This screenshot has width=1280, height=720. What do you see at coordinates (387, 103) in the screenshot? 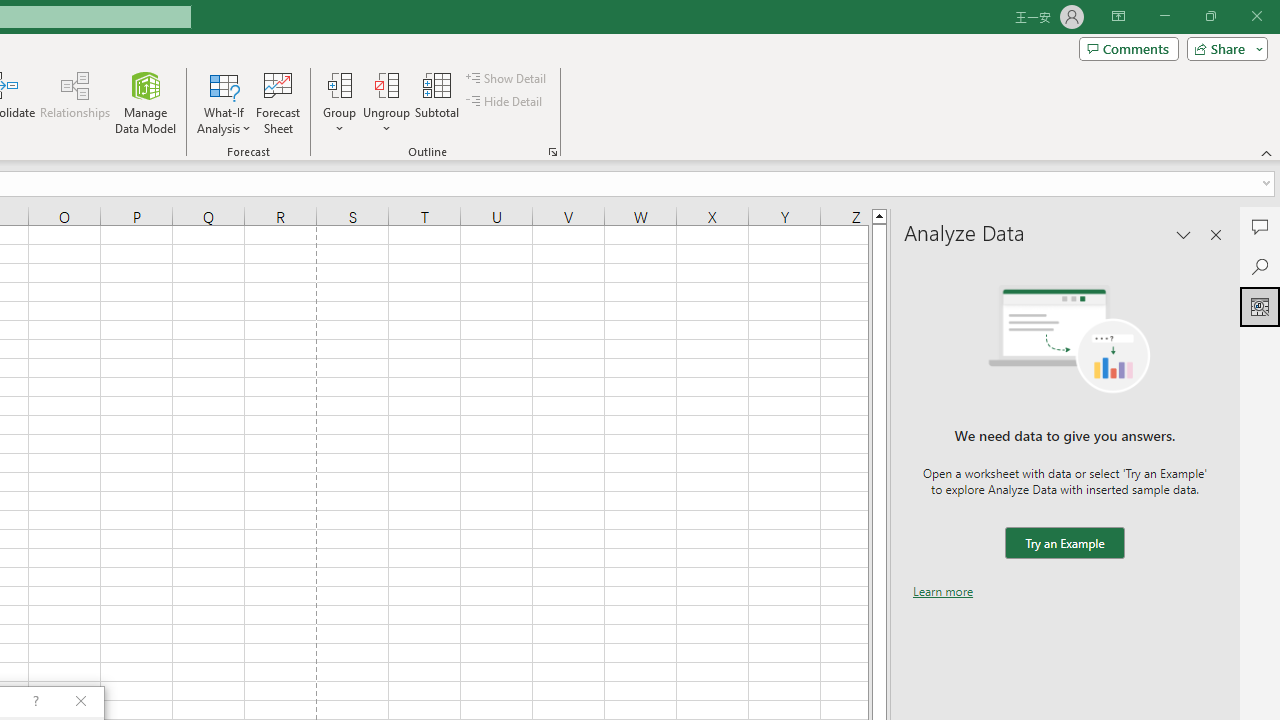
I see `'Ungroup...'` at bounding box center [387, 103].